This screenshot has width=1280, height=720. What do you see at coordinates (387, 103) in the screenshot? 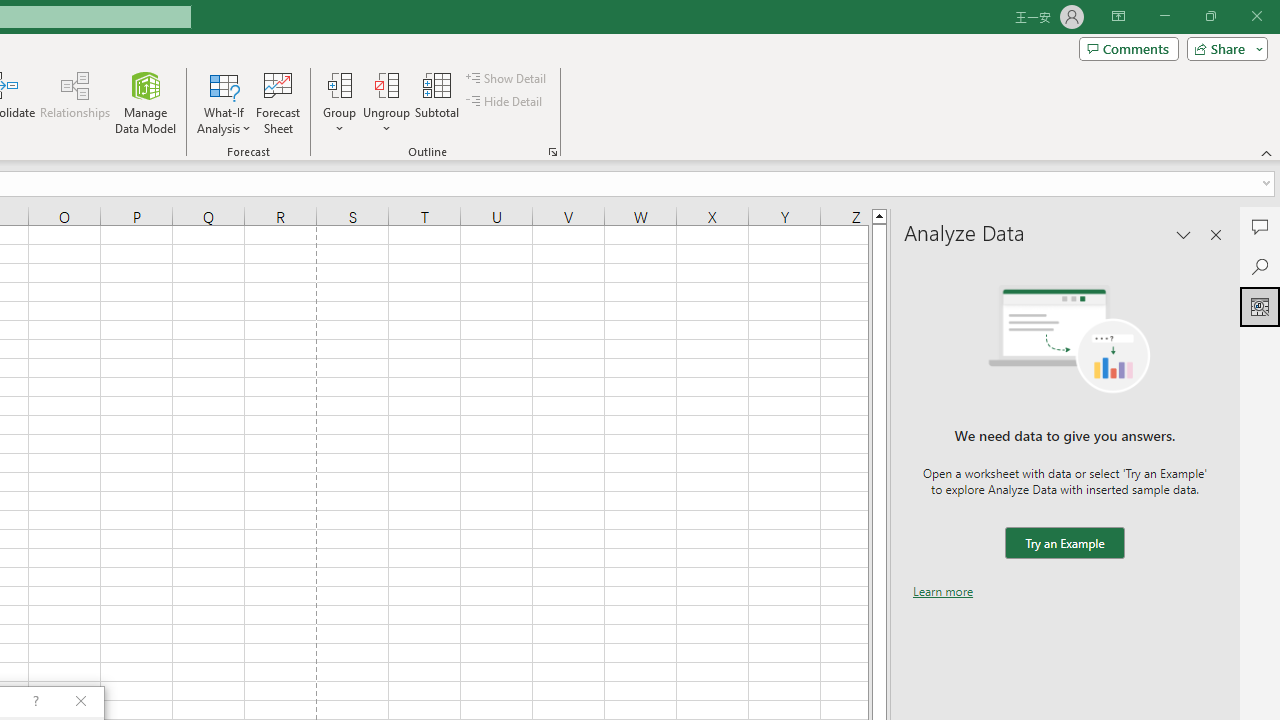
I see `'Ungroup...'` at bounding box center [387, 103].